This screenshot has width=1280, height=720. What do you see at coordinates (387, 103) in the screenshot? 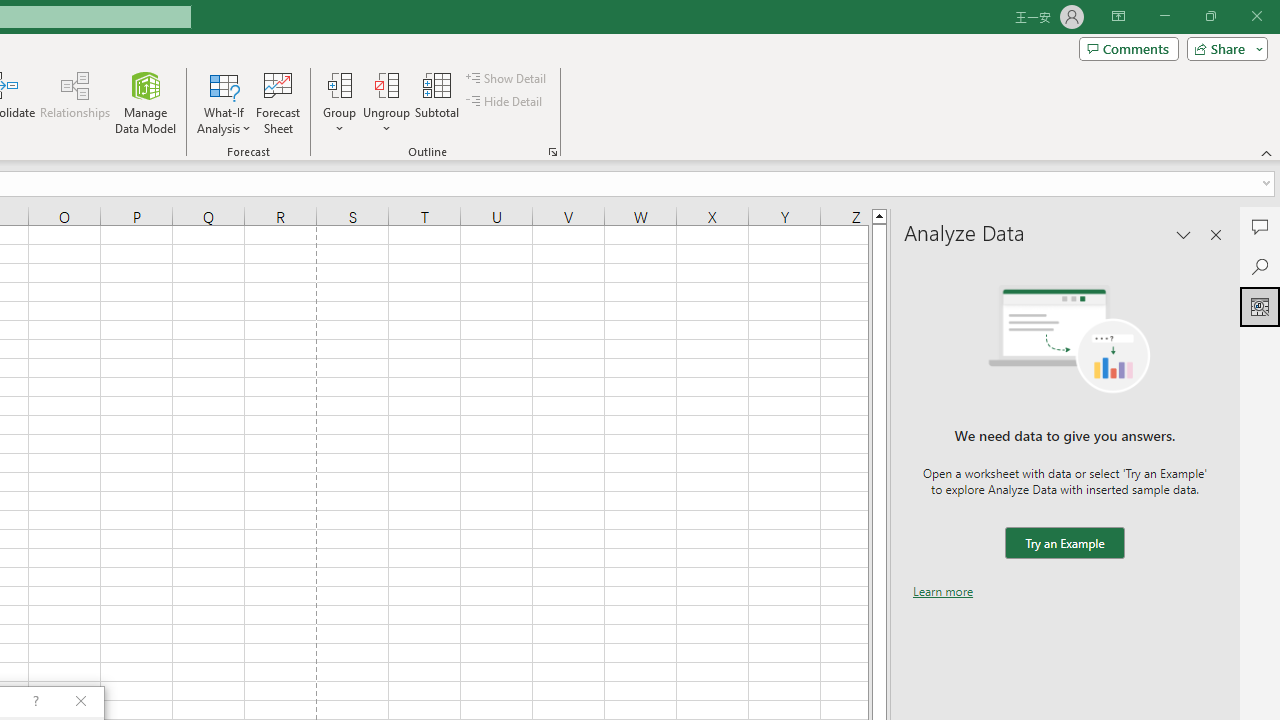
I see `'Ungroup...'` at bounding box center [387, 103].